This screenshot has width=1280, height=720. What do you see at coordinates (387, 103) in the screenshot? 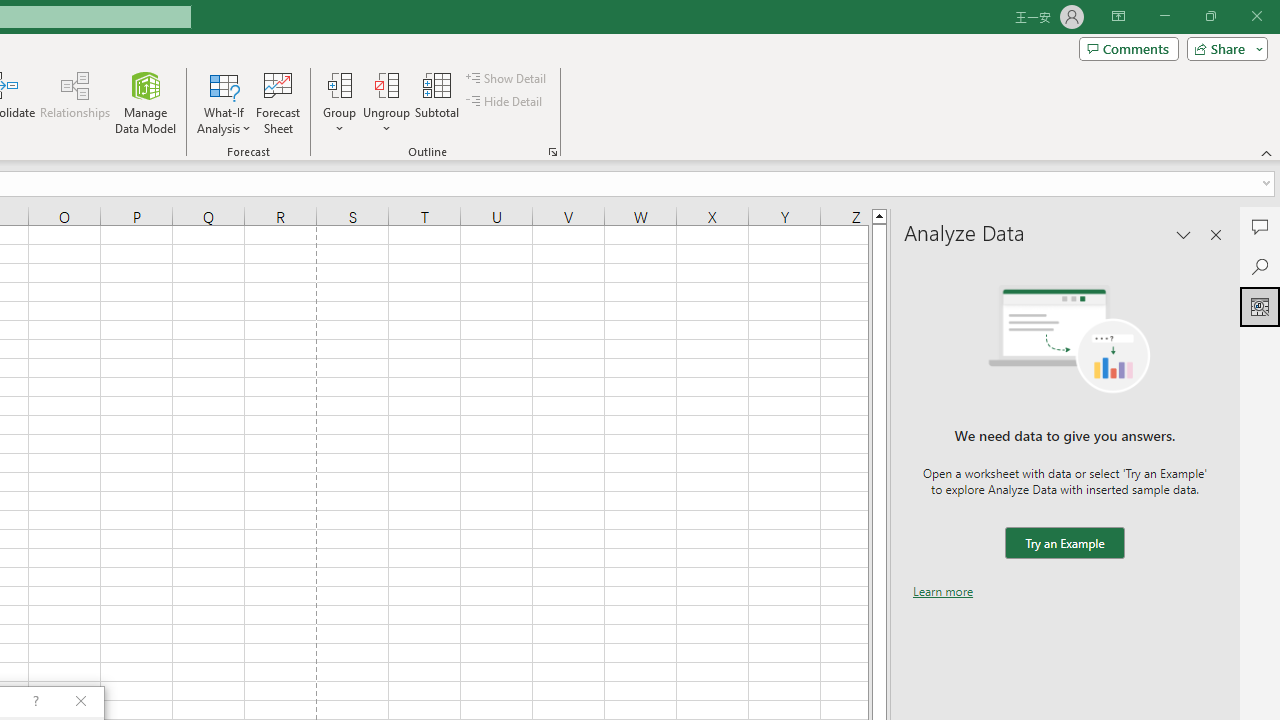
I see `'Ungroup...'` at bounding box center [387, 103].